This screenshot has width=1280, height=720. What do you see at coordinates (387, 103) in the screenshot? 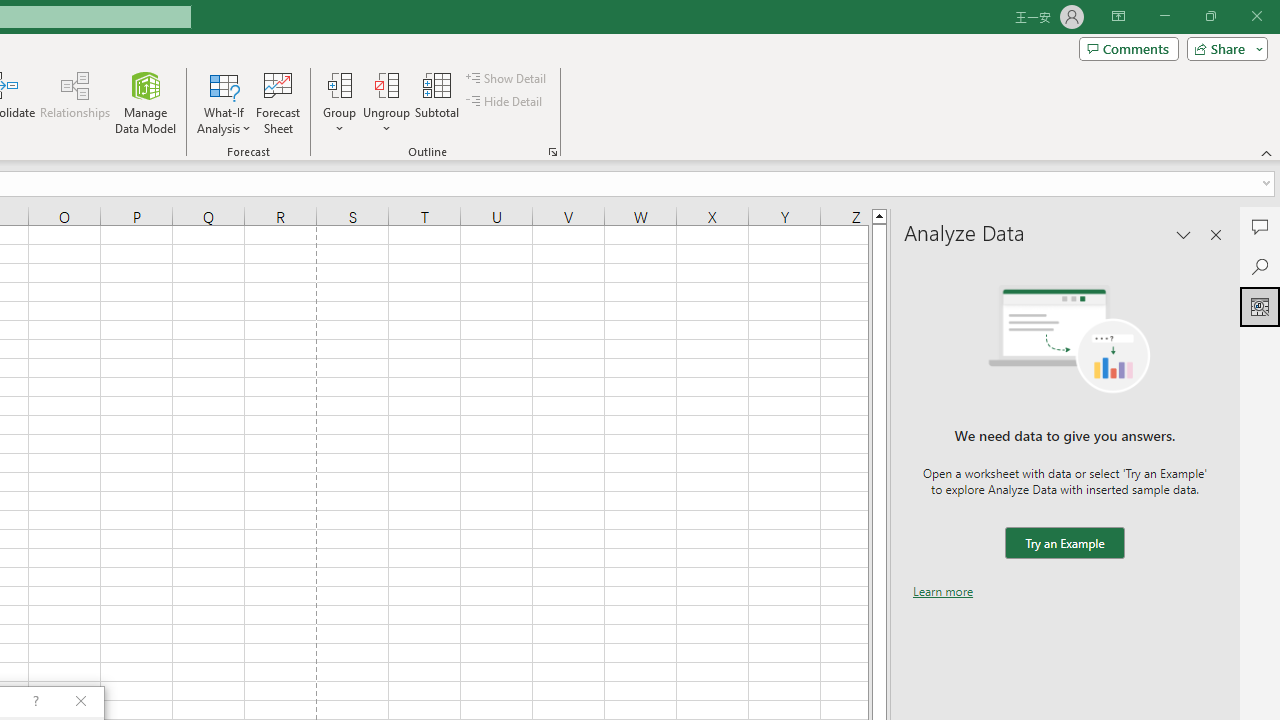
I see `'Ungroup...'` at bounding box center [387, 103].